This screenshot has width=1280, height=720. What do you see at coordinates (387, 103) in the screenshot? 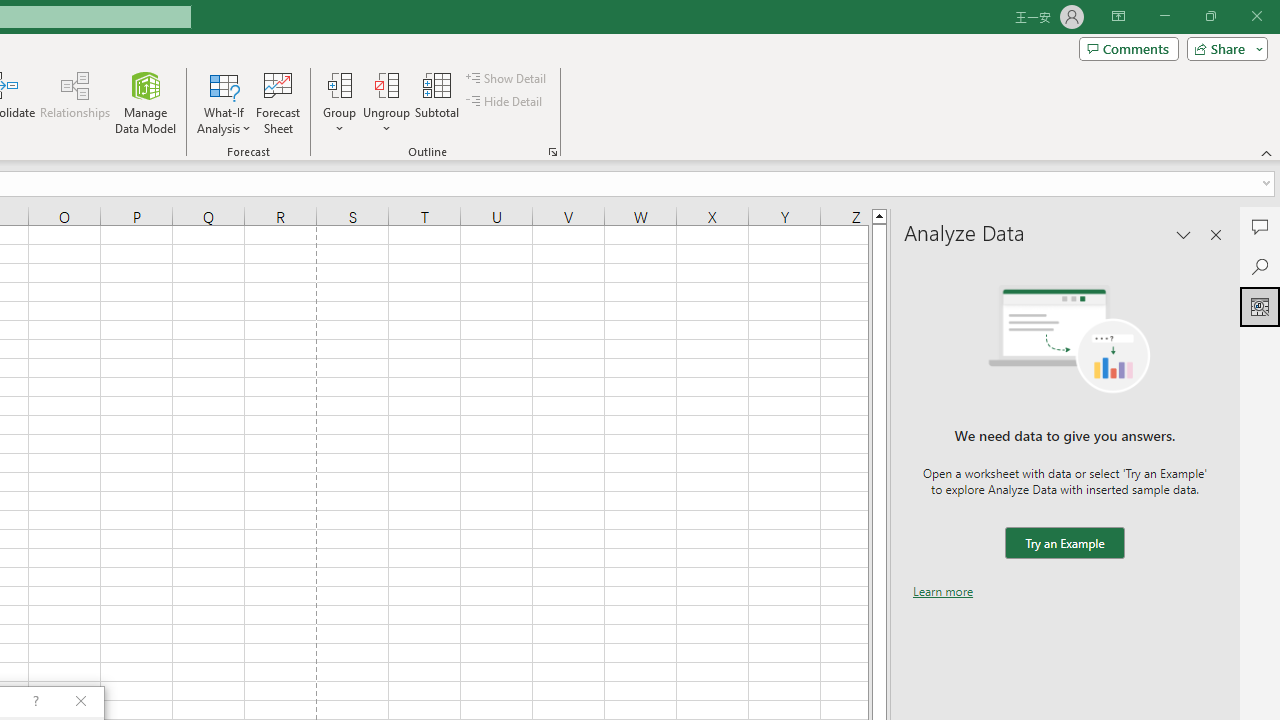
I see `'Ungroup...'` at bounding box center [387, 103].